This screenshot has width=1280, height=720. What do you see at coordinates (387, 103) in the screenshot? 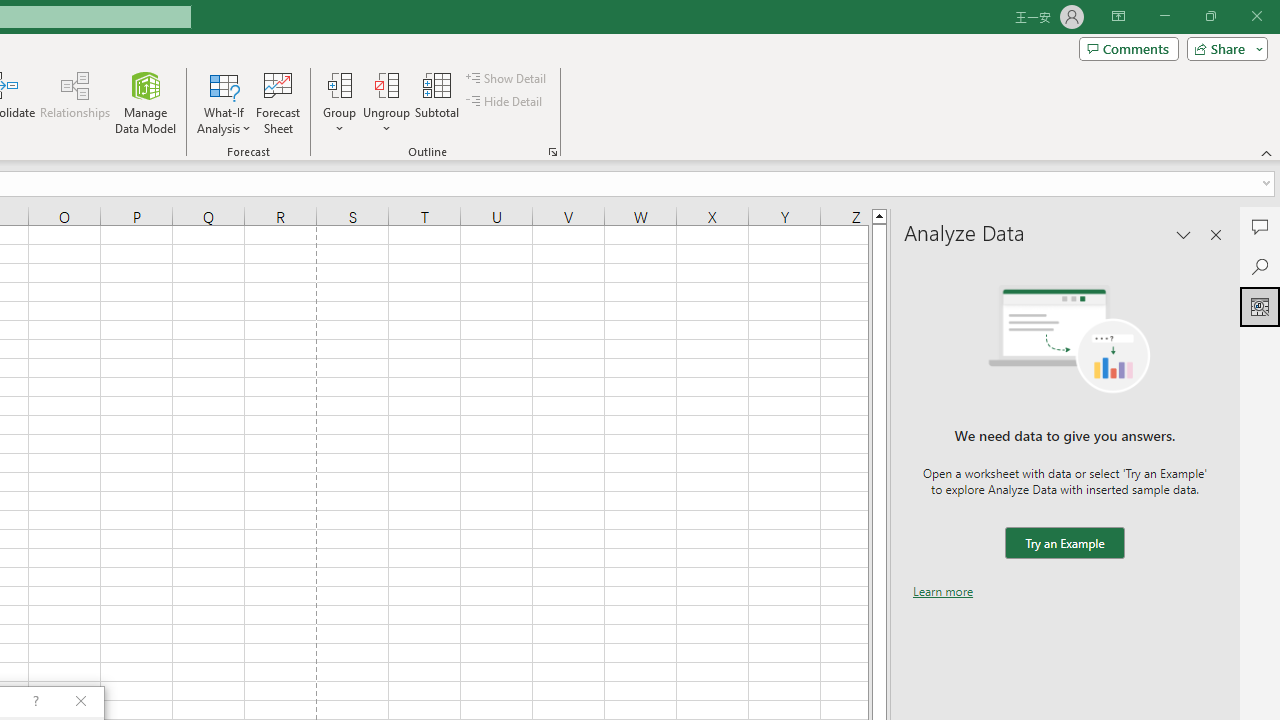
I see `'Ungroup...'` at bounding box center [387, 103].